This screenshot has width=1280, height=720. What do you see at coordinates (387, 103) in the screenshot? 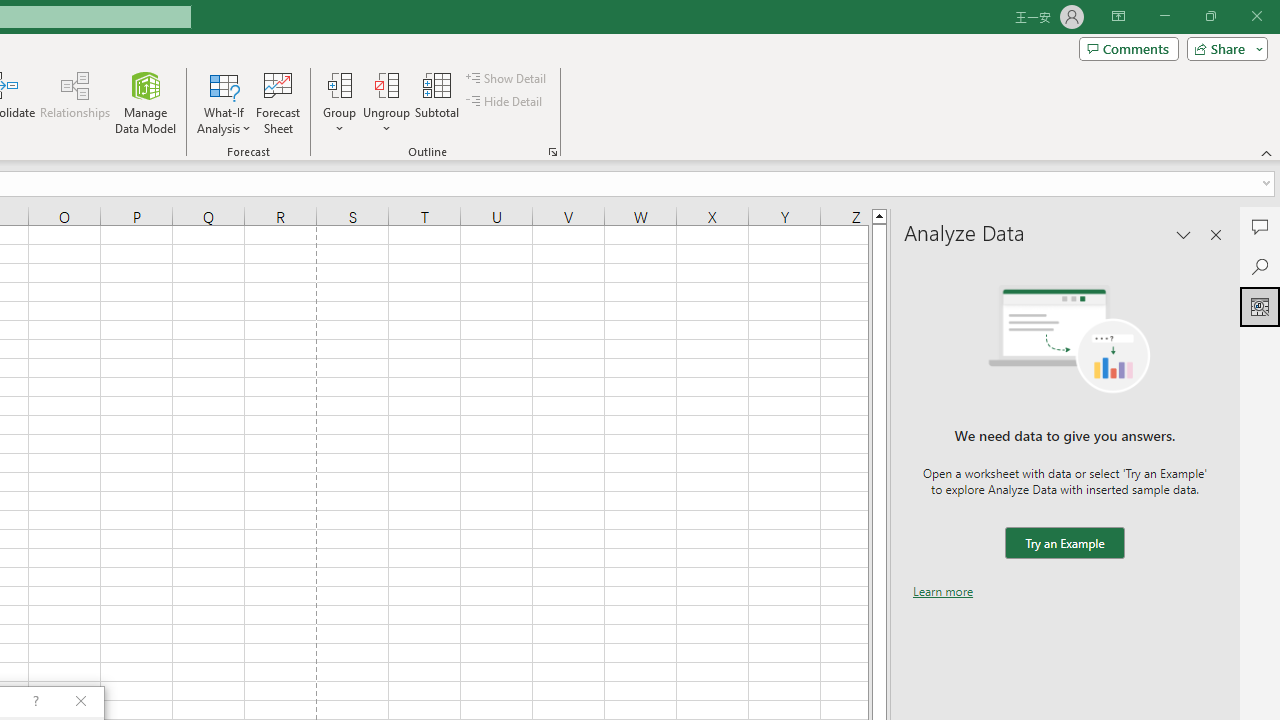
I see `'Ungroup...'` at bounding box center [387, 103].